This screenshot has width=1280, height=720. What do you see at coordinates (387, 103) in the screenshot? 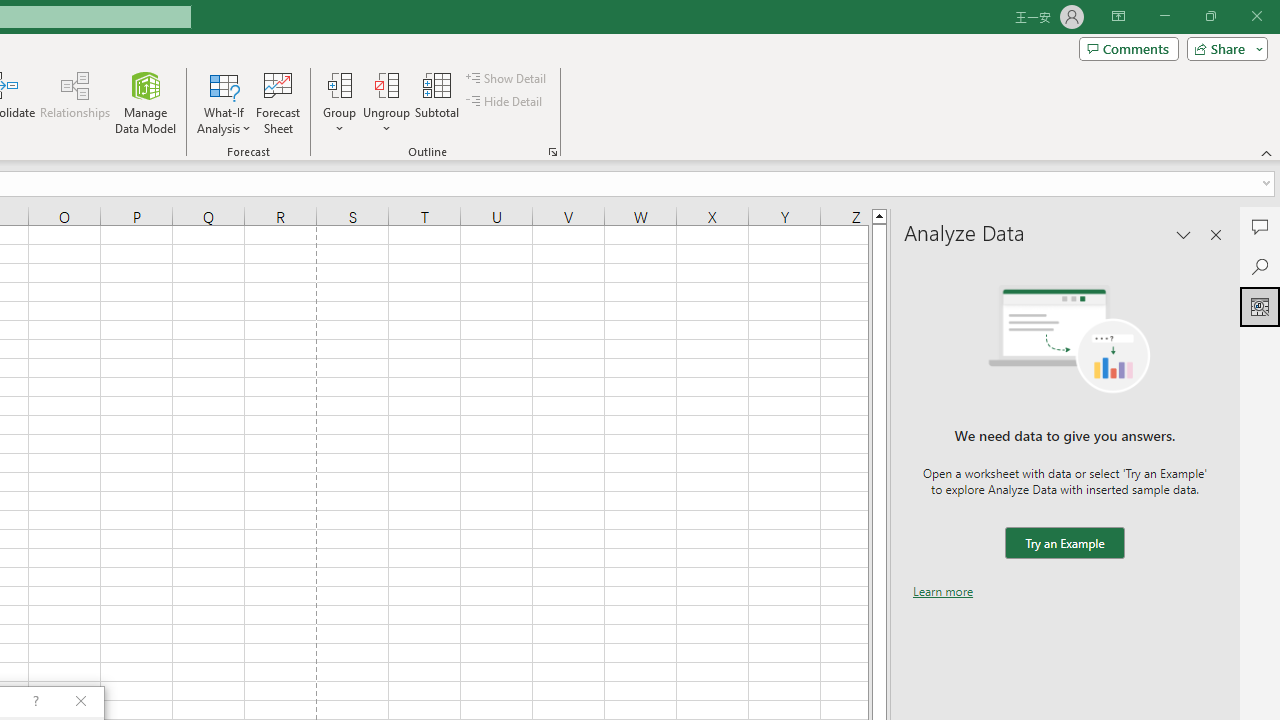
I see `'Ungroup...'` at bounding box center [387, 103].